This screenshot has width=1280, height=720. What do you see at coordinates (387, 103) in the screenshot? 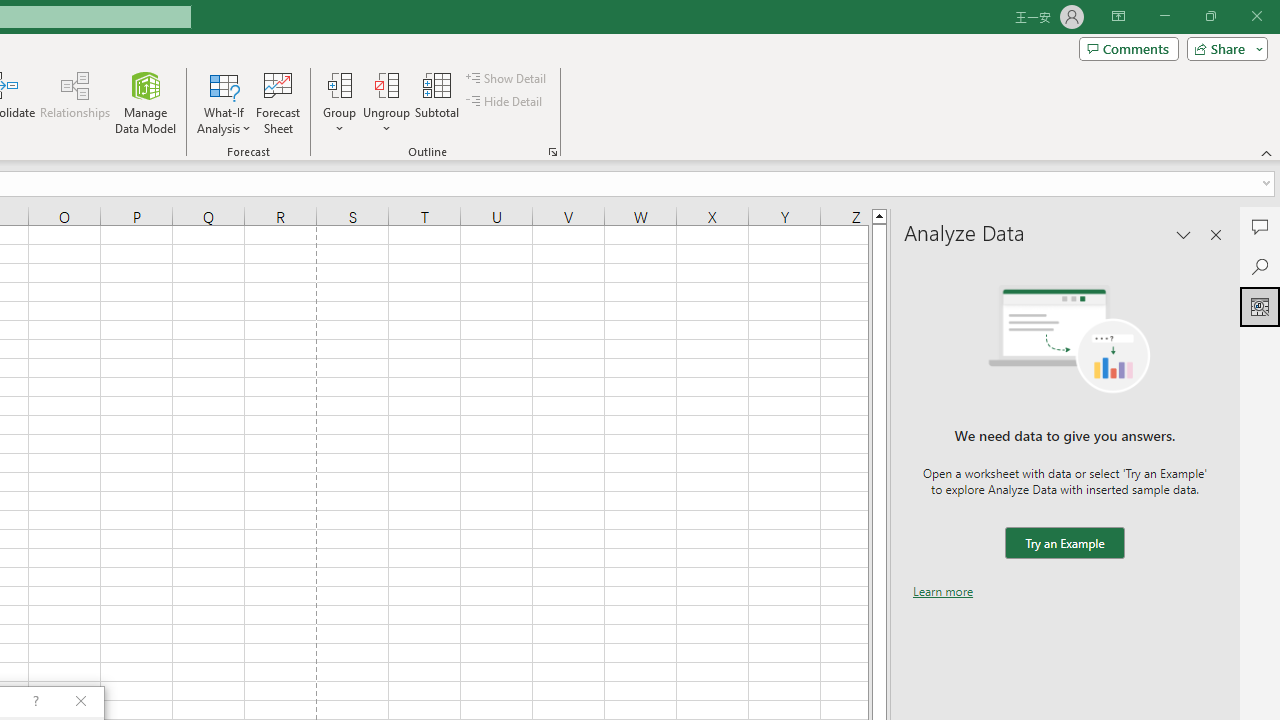
I see `'Ungroup...'` at bounding box center [387, 103].